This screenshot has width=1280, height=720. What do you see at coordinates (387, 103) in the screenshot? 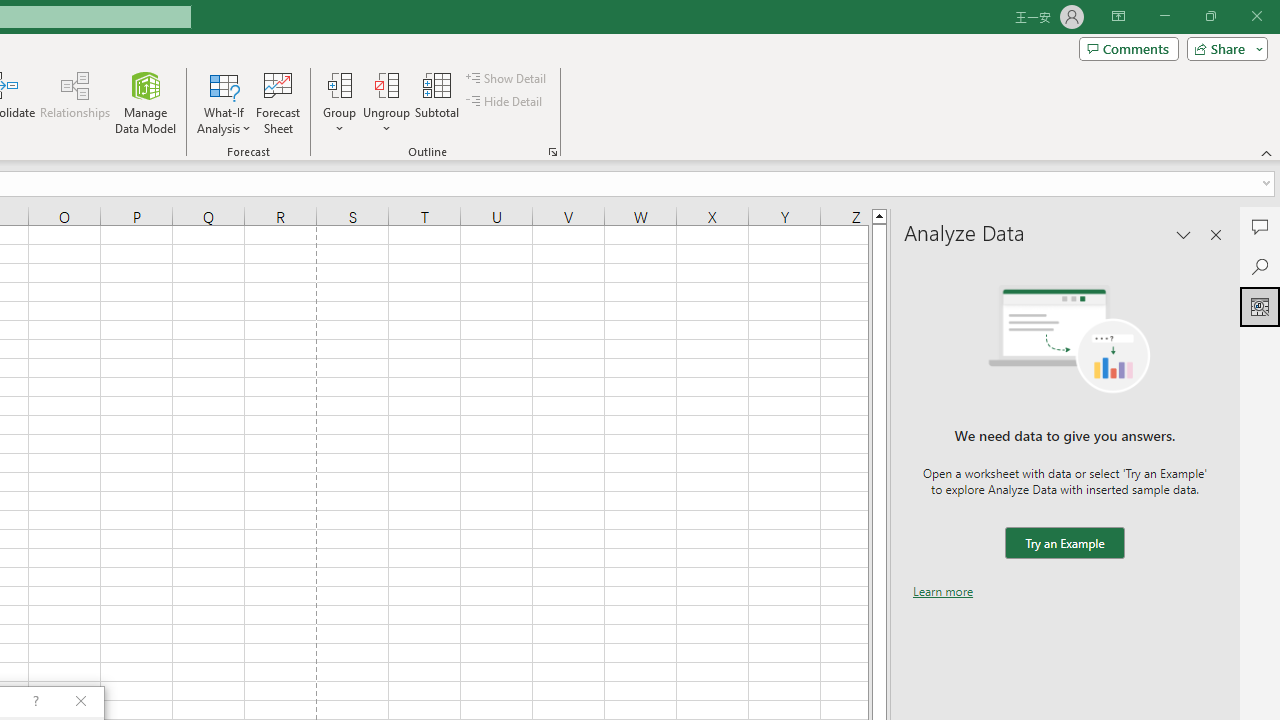
I see `'Ungroup...'` at bounding box center [387, 103].